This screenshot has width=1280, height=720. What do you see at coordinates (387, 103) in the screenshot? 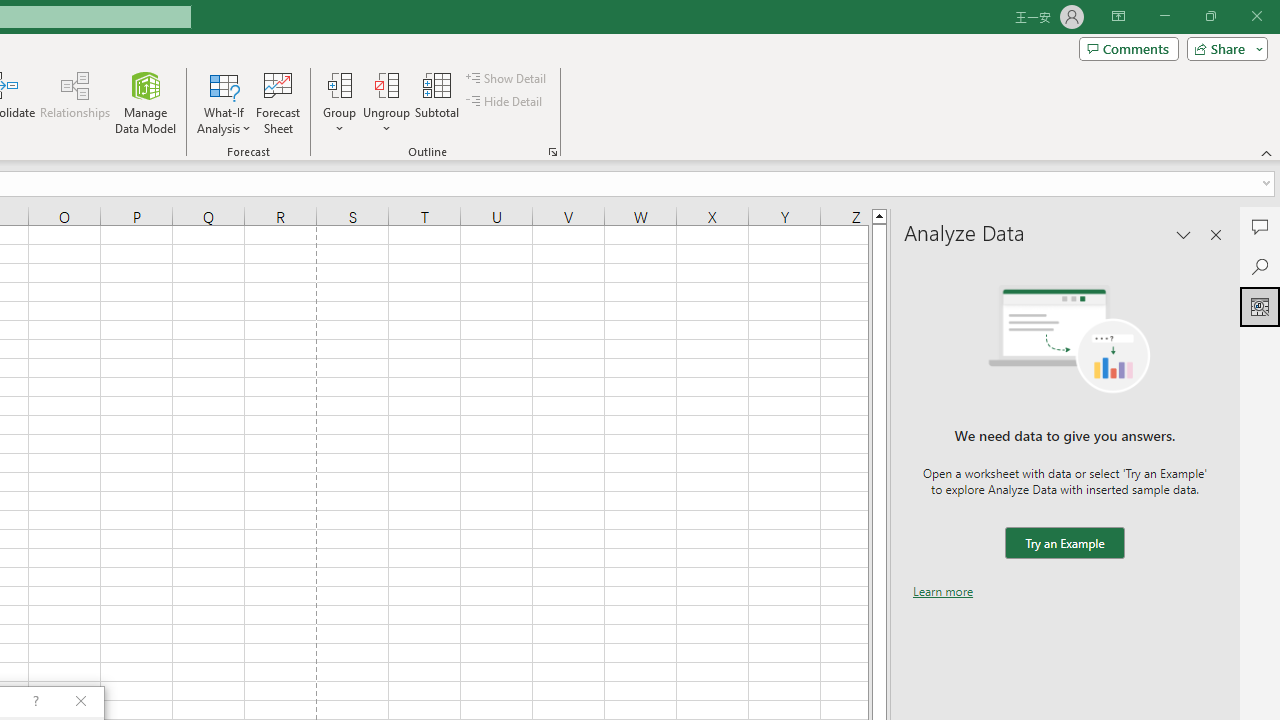
I see `'Ungroup...'` at bounding box center [387, 103].